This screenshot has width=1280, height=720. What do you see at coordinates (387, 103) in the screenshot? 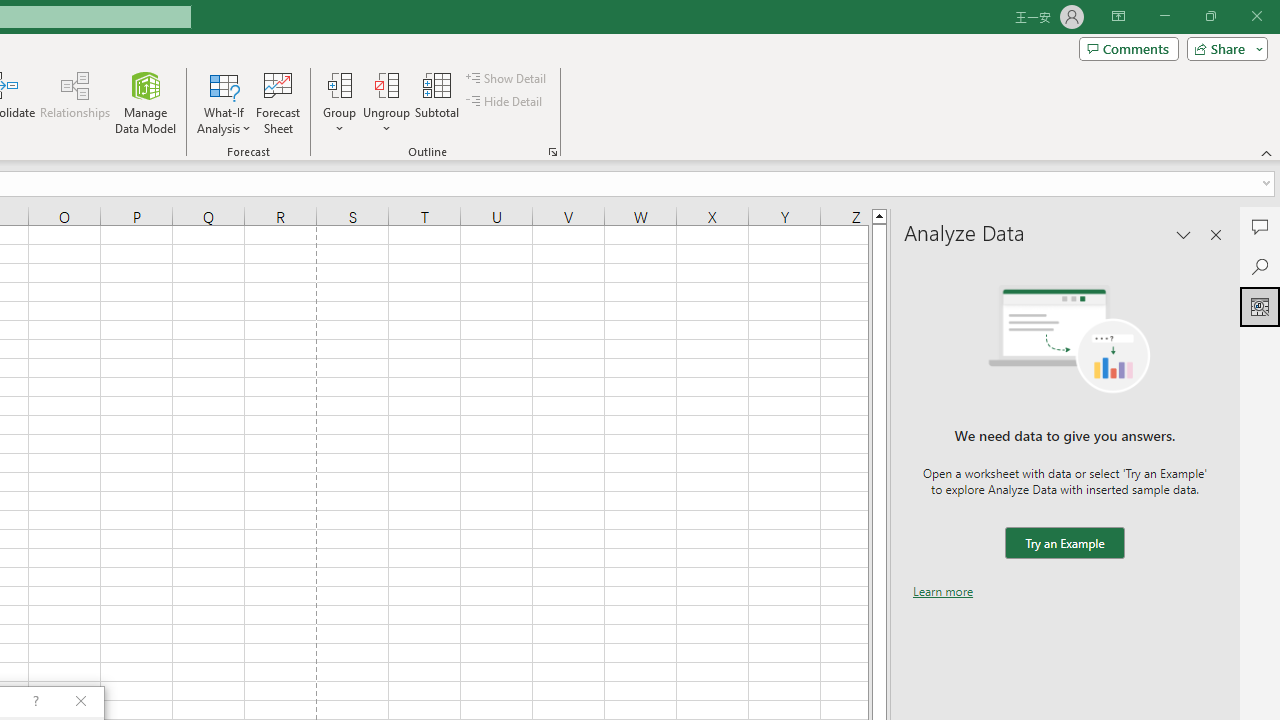
I see `'Ungroup...'` at bounding box center [387, 103].